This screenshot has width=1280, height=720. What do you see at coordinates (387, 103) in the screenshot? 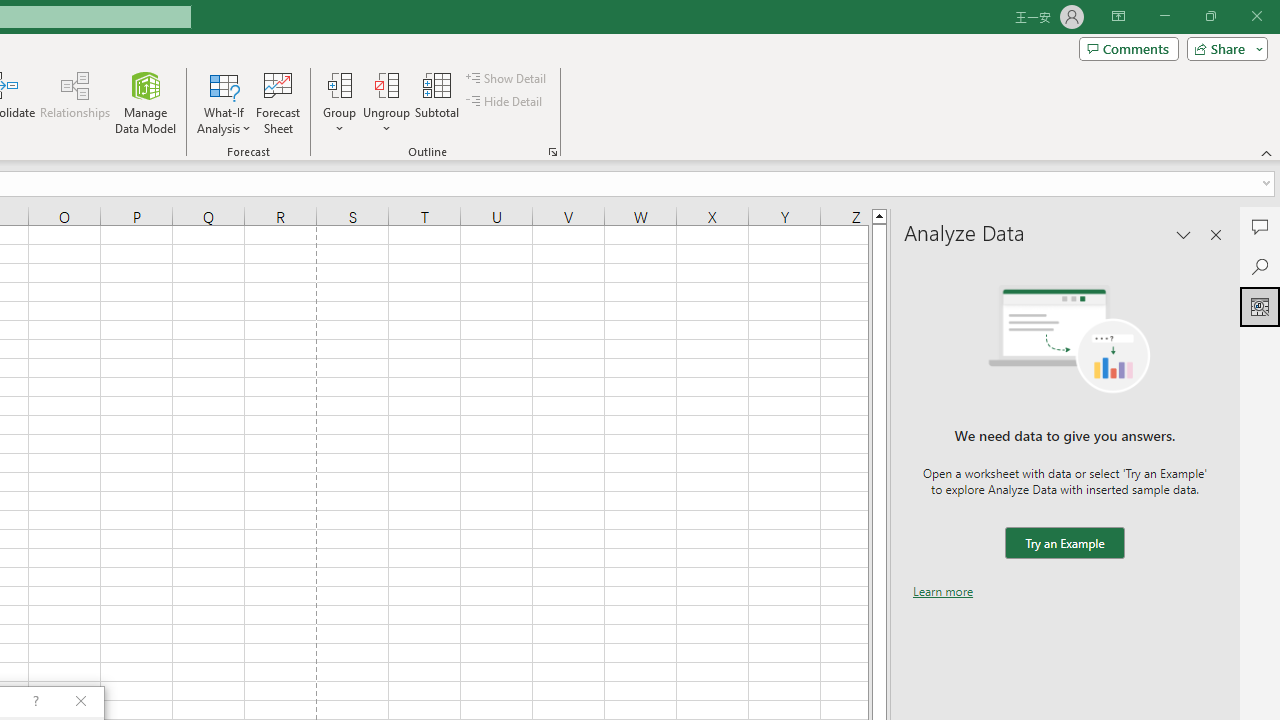
I see `'Ungroup...'` at bounding box center [387, 103].